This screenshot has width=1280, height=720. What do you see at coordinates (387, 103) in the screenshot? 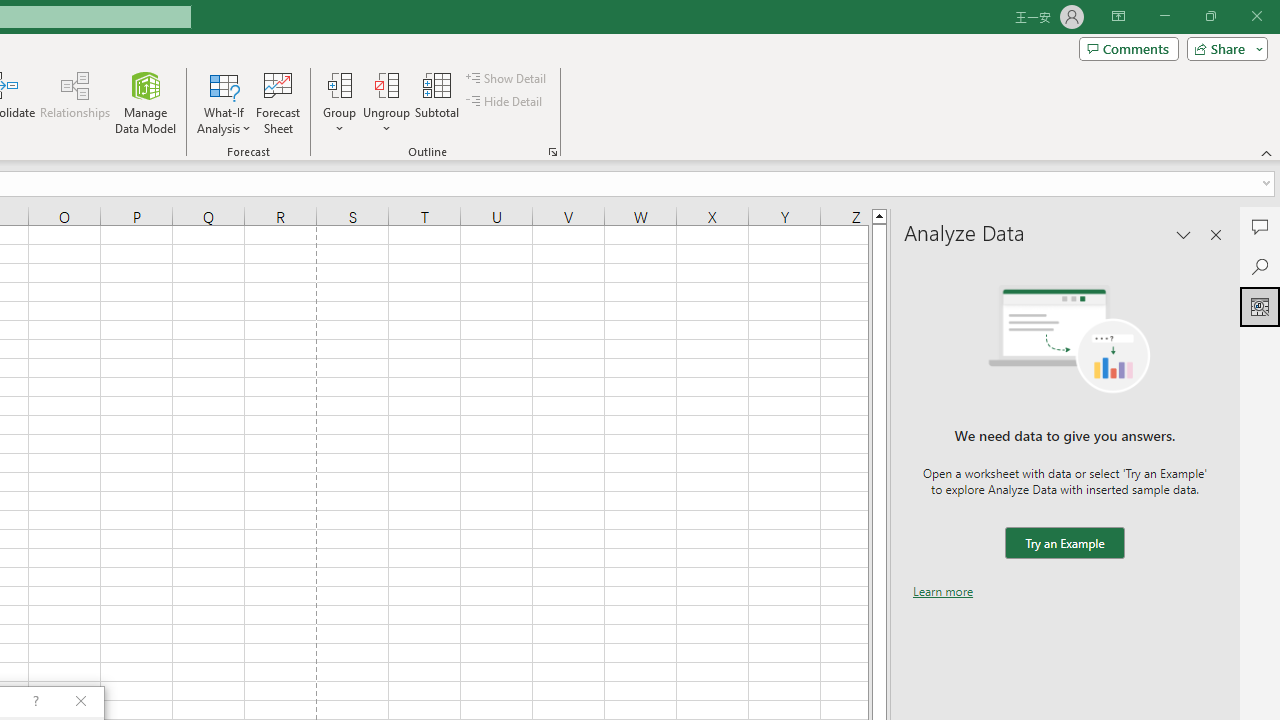
I see `'Ungroup...'` at bounding box center [387, 103].